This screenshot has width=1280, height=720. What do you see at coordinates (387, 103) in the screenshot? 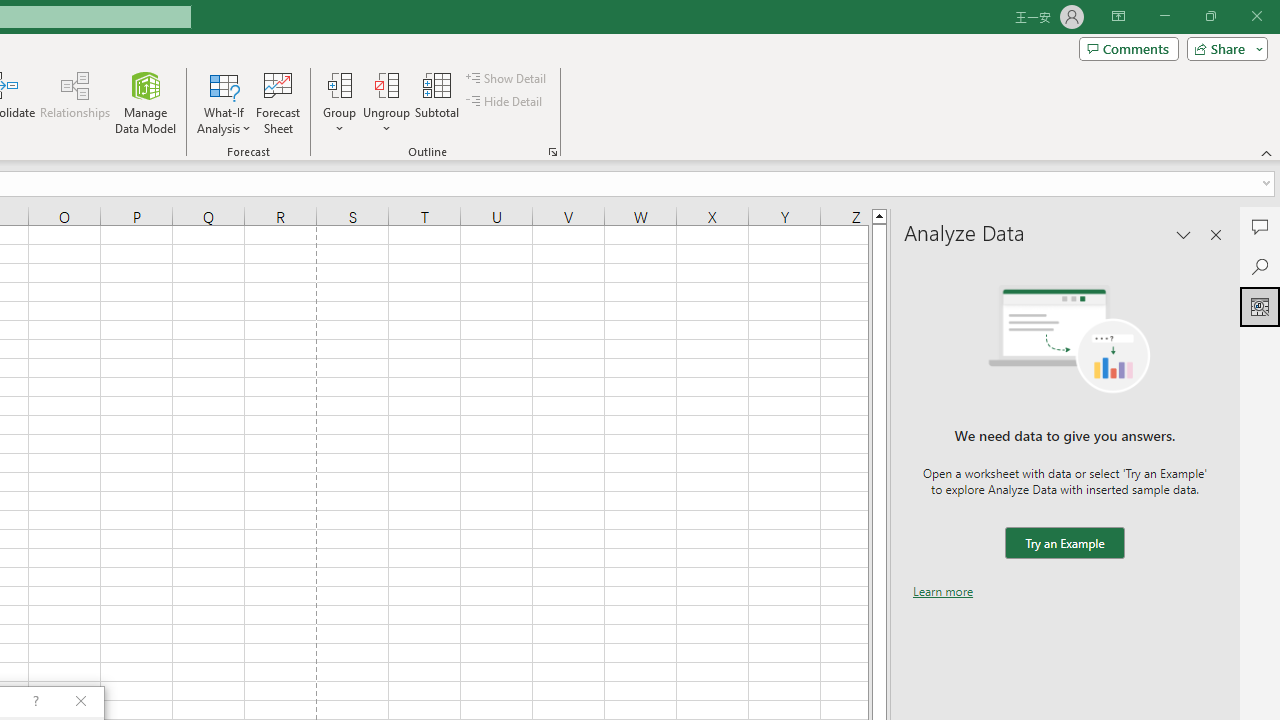
I see `'Ungroup...'` at bounding box center [387, 103].